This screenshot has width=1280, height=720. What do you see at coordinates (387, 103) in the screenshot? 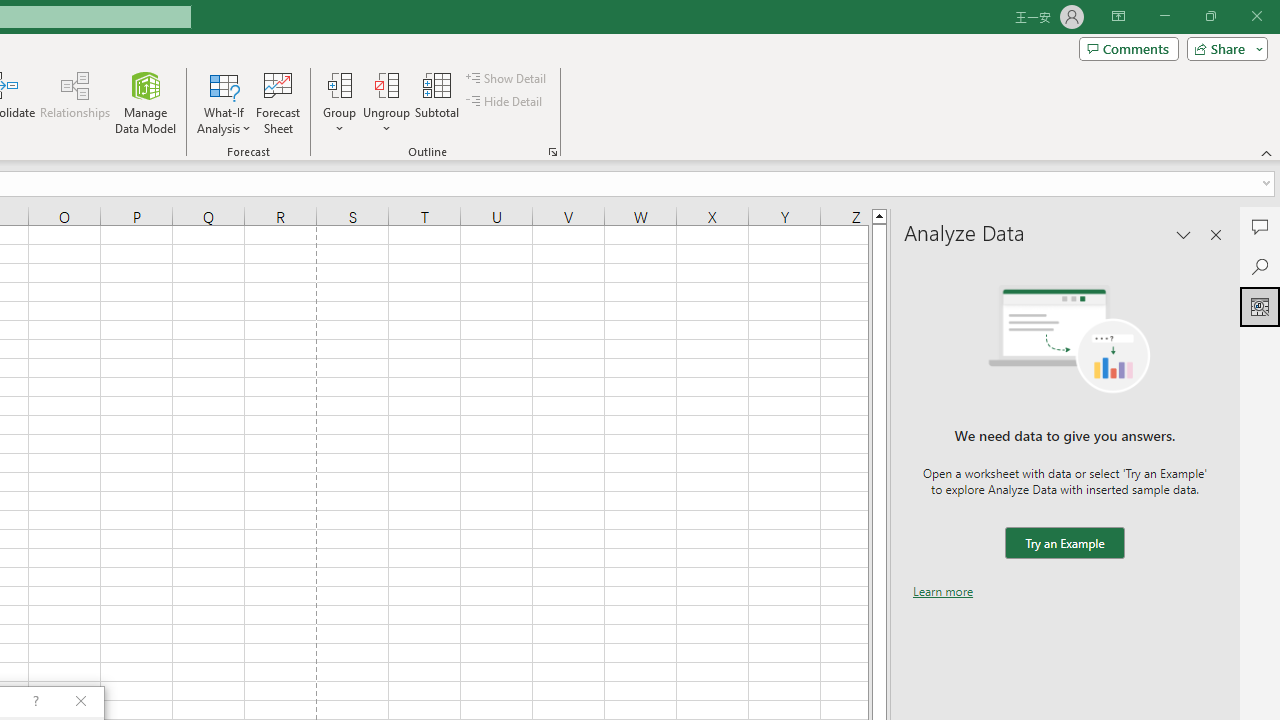
I see `'Ungroup...'` at bounding box center [387, 103].